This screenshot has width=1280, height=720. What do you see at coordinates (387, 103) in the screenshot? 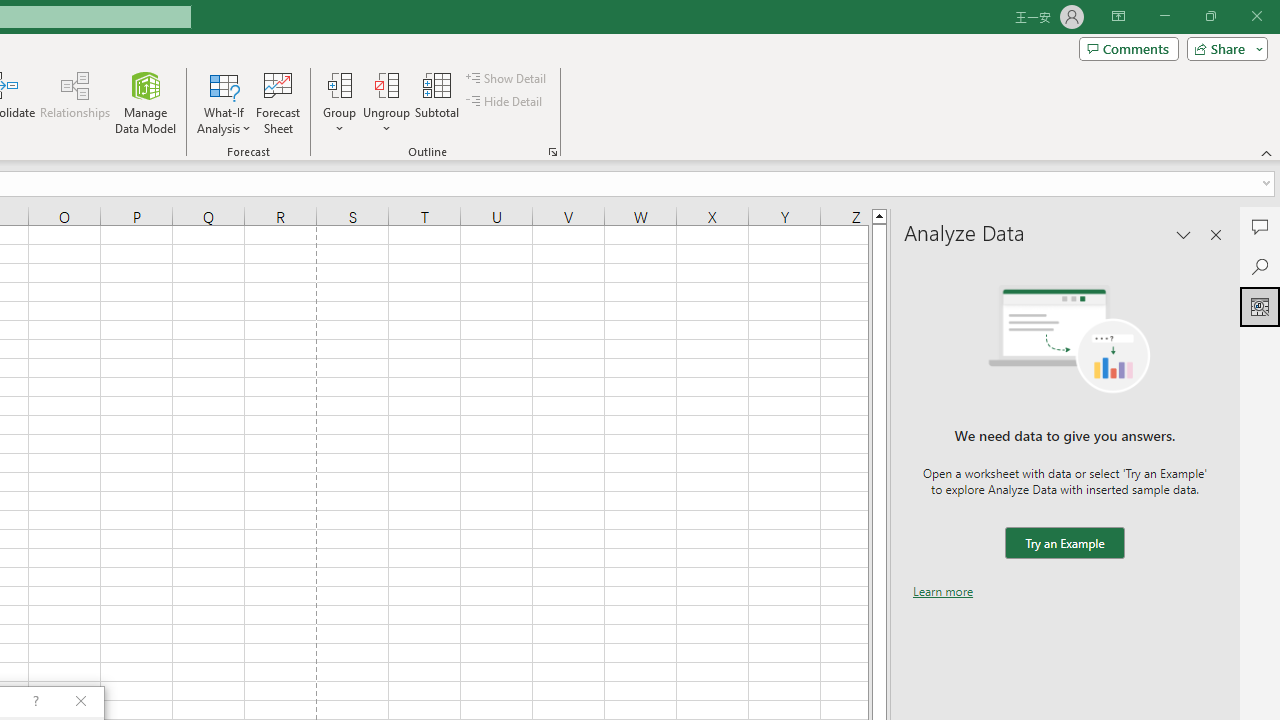
I see `'Ungroup...'` at bounding box center [387, 103].